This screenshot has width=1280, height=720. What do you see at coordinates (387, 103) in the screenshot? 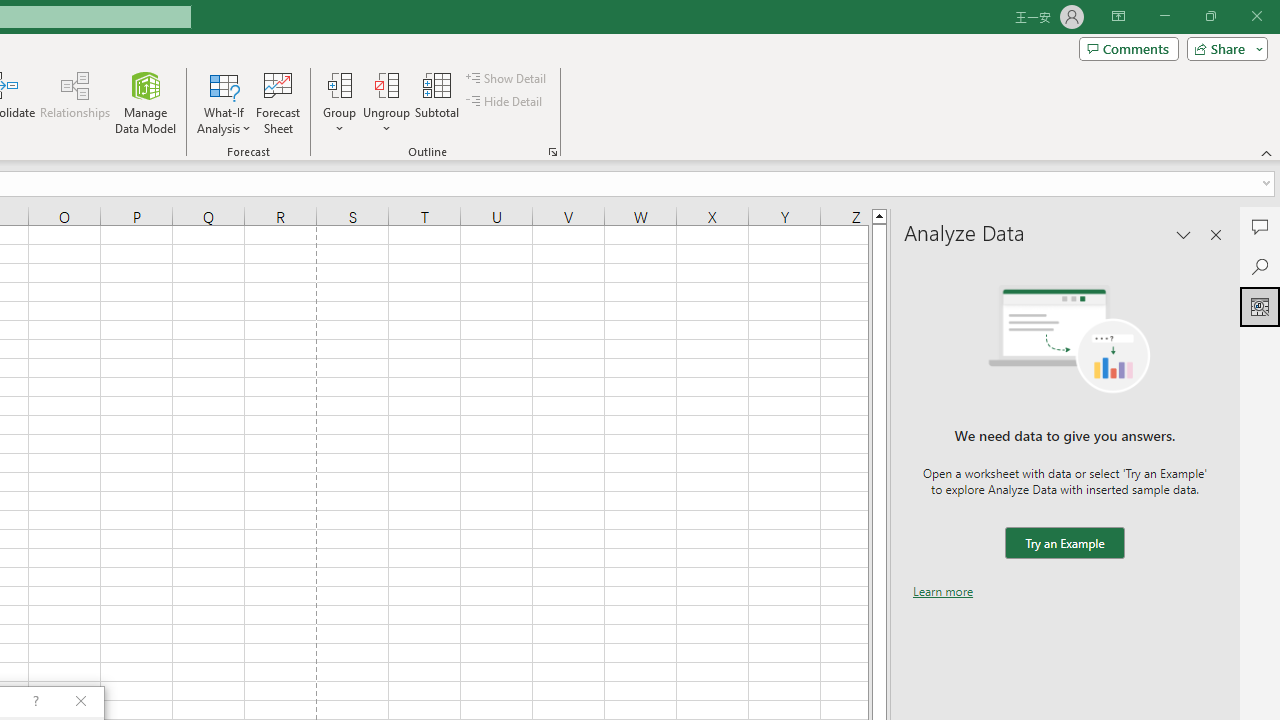
I see `'Ungroup...'` at bounding box center [387, 103].